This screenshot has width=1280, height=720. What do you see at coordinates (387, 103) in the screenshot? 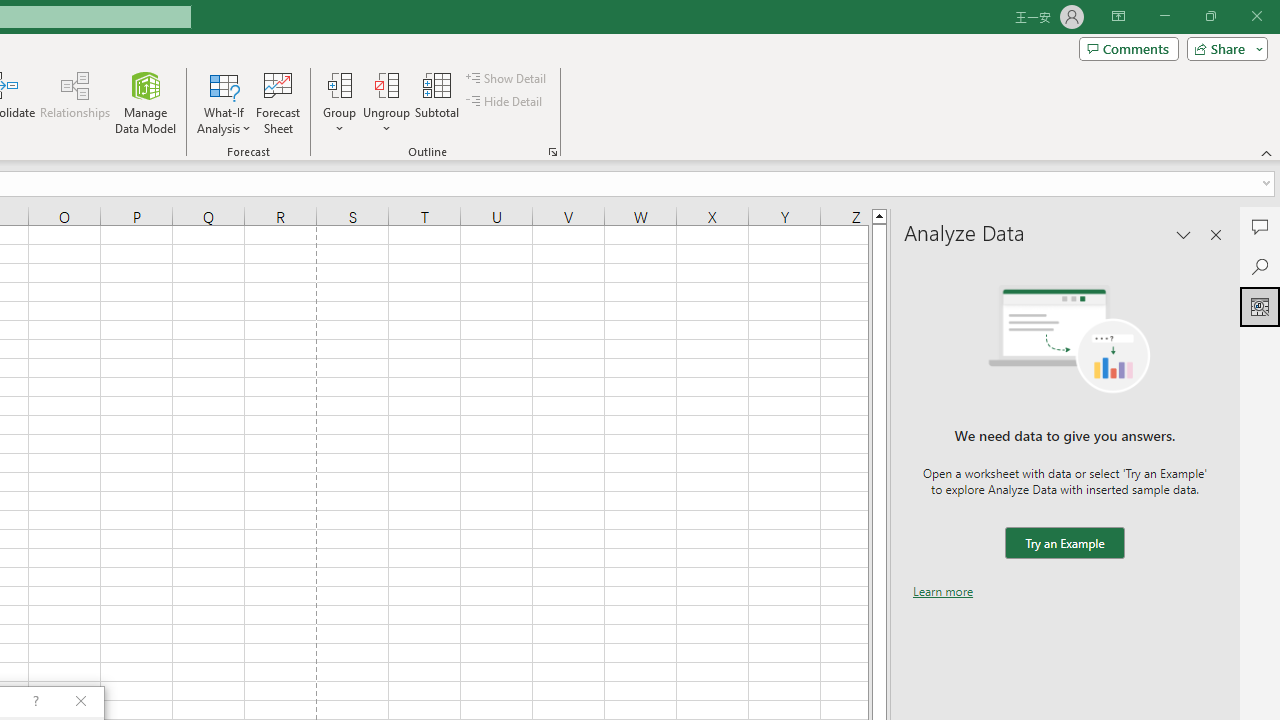
I see `'Ungroup...'` at bounding box center [387, 103].